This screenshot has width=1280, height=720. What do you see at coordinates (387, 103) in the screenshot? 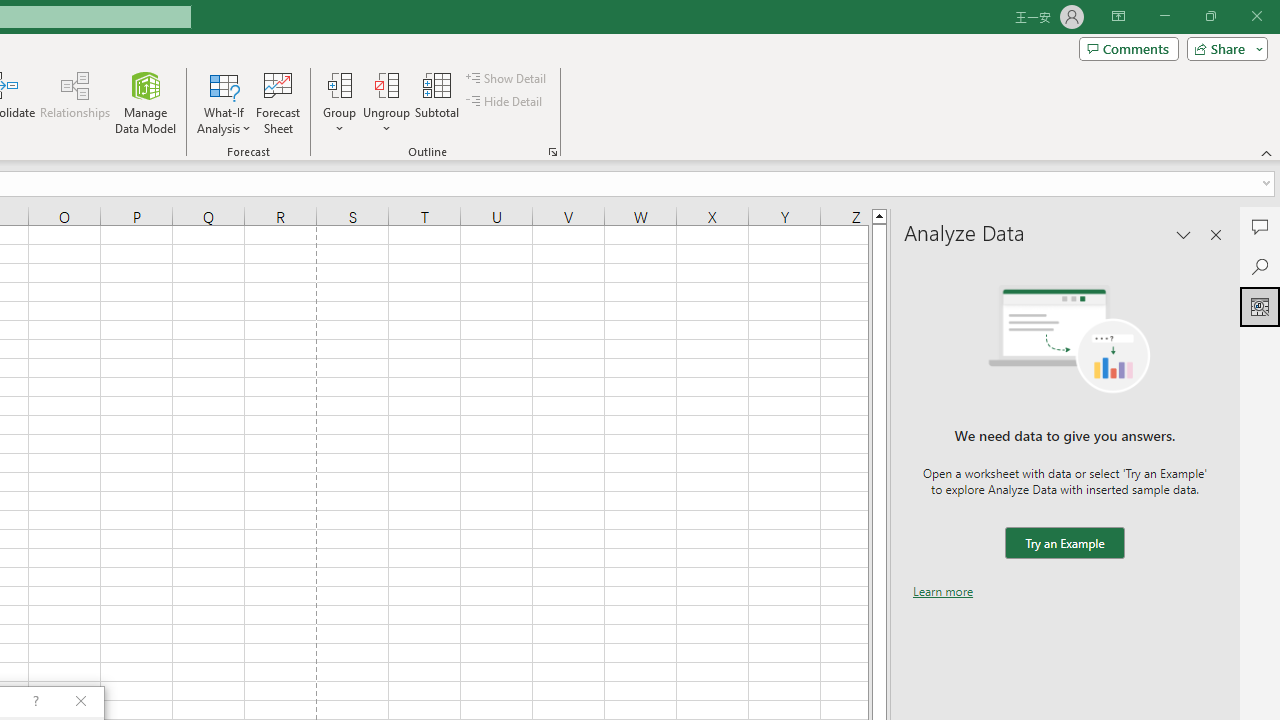
I see `'Ungroup...'` at bounding box center [387, 103].